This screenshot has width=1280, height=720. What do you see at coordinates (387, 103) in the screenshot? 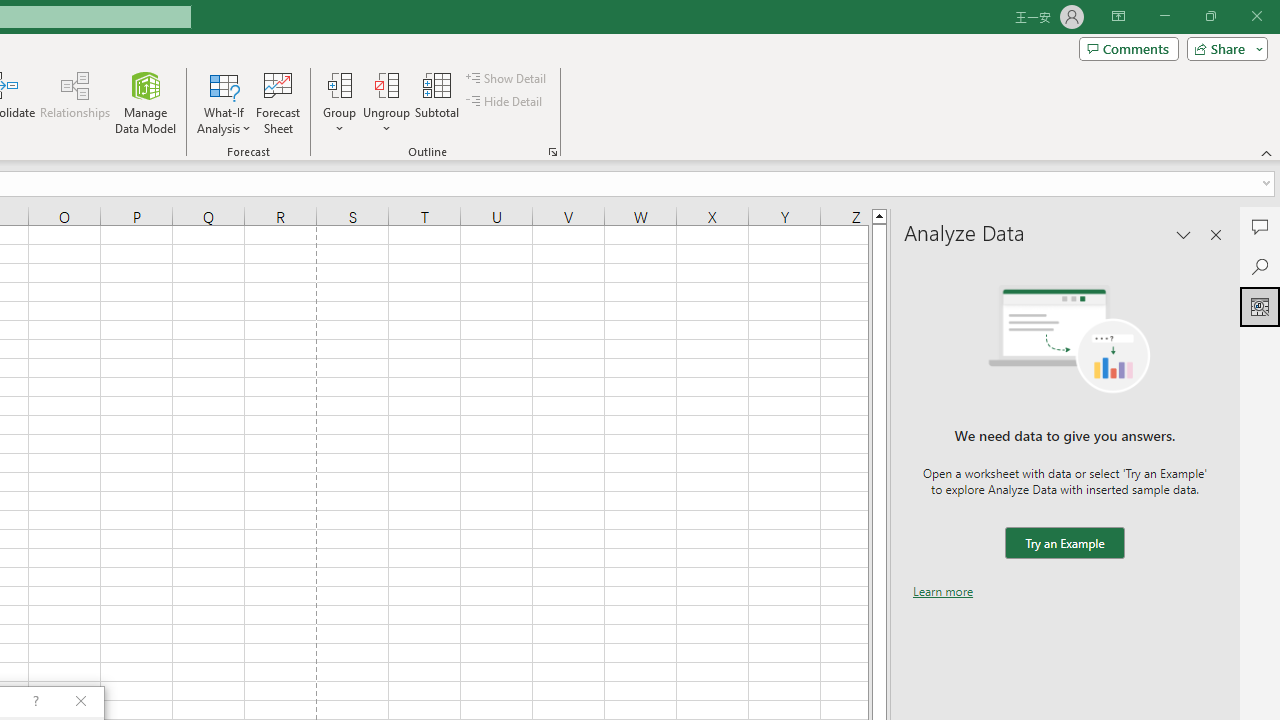
I see `'Ungroup...'` at bounding box center [387, 103].